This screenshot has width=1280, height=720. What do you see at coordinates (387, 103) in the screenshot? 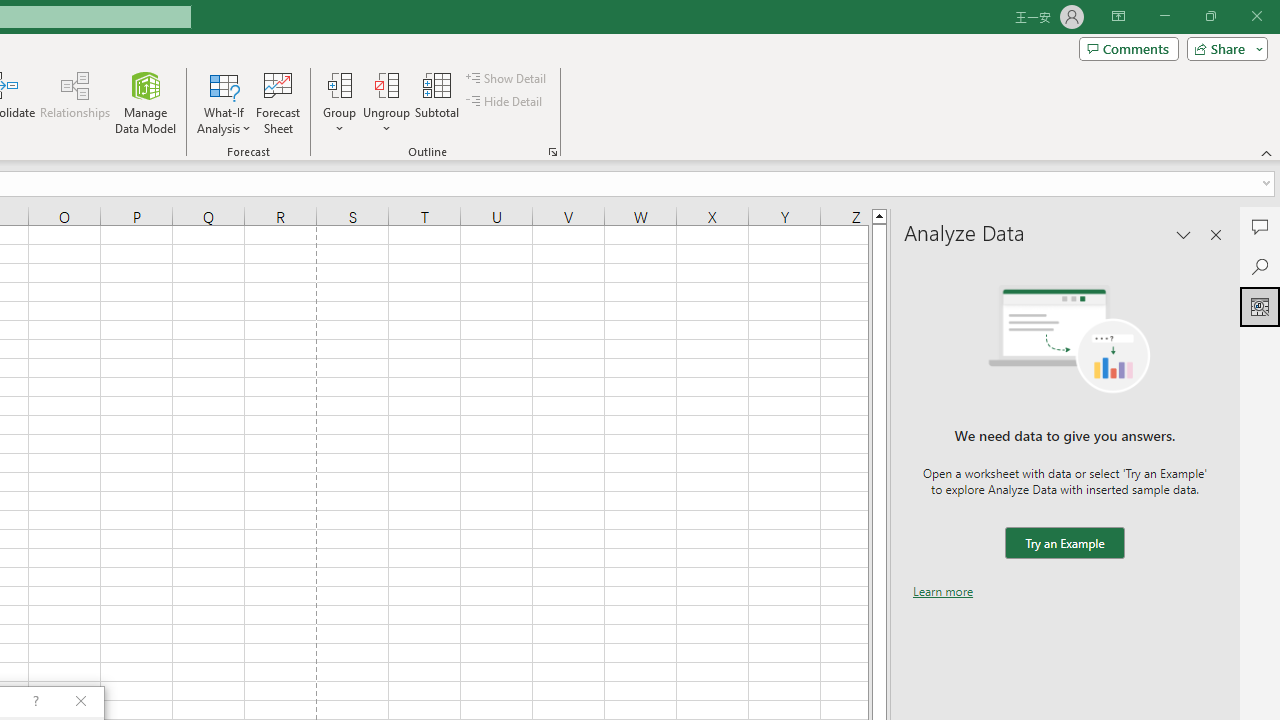
I see `'Ungroup...'` at bounding box center [387, 103].